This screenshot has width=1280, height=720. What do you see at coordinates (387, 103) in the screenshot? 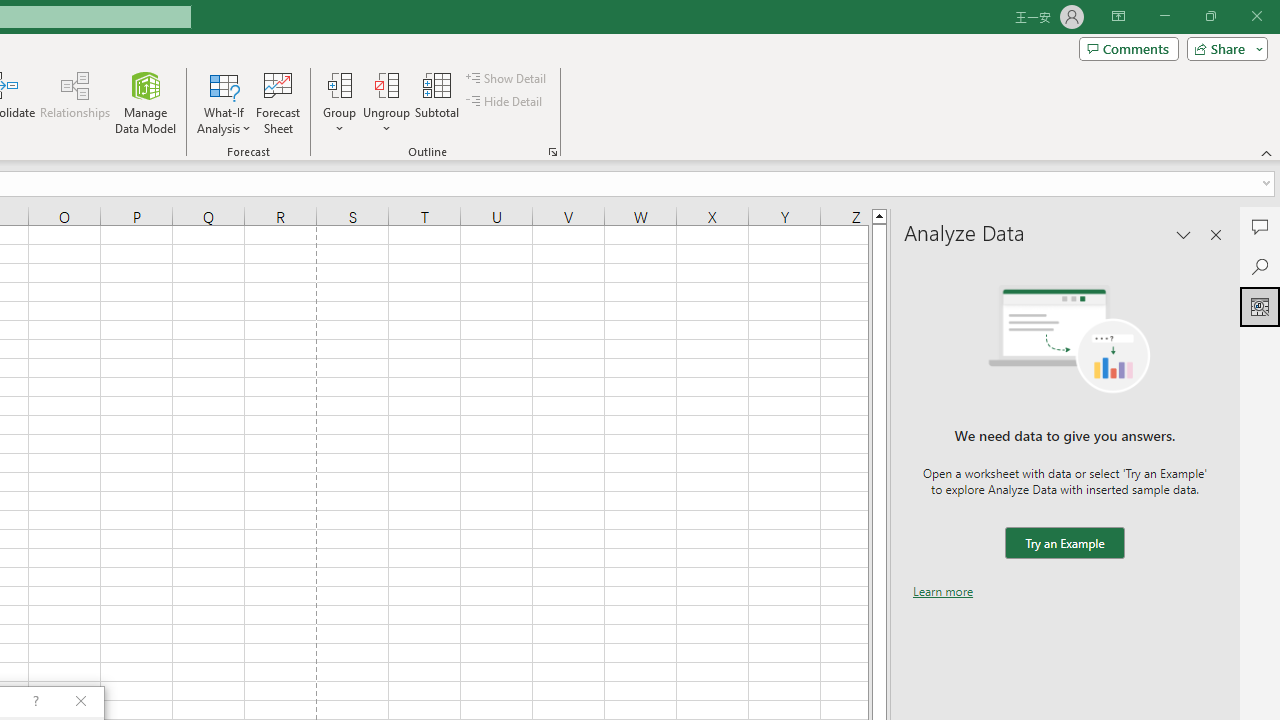
I see `'Ungroup...'` at bounding box center [387, 103].